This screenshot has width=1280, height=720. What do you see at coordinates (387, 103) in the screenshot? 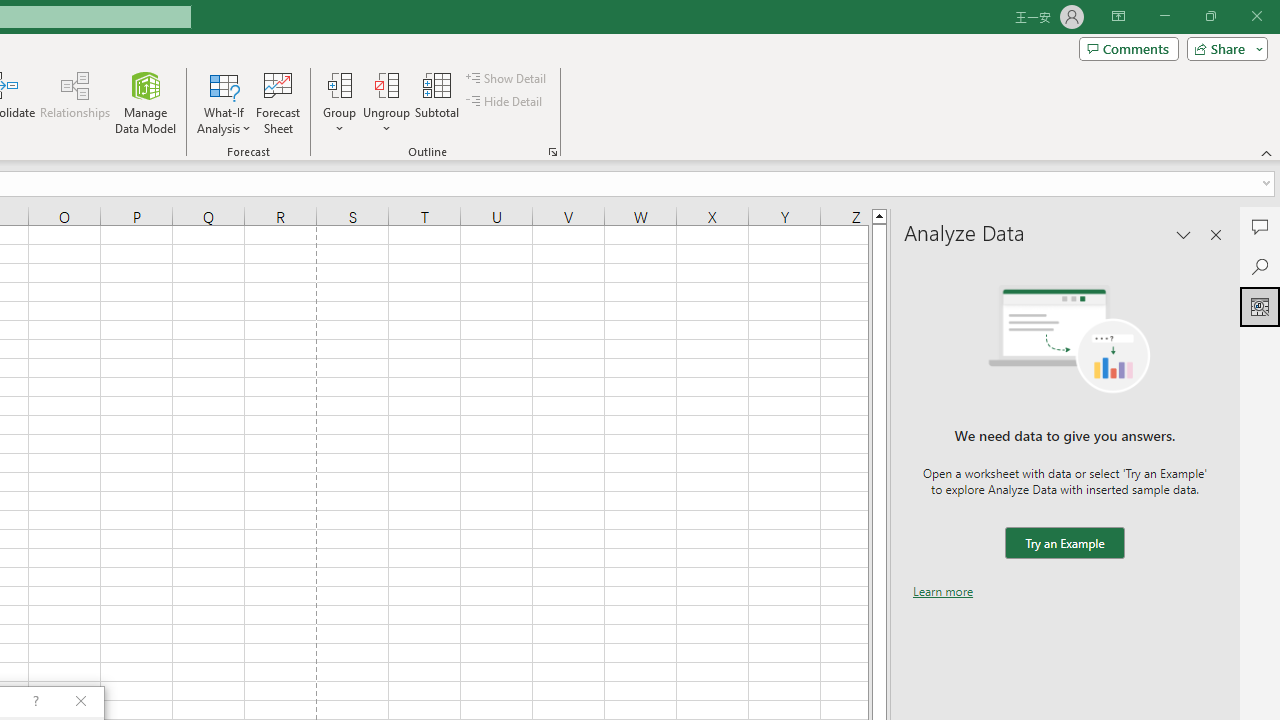
I see `'Ungroup...'` at bounding box center [387, 103].